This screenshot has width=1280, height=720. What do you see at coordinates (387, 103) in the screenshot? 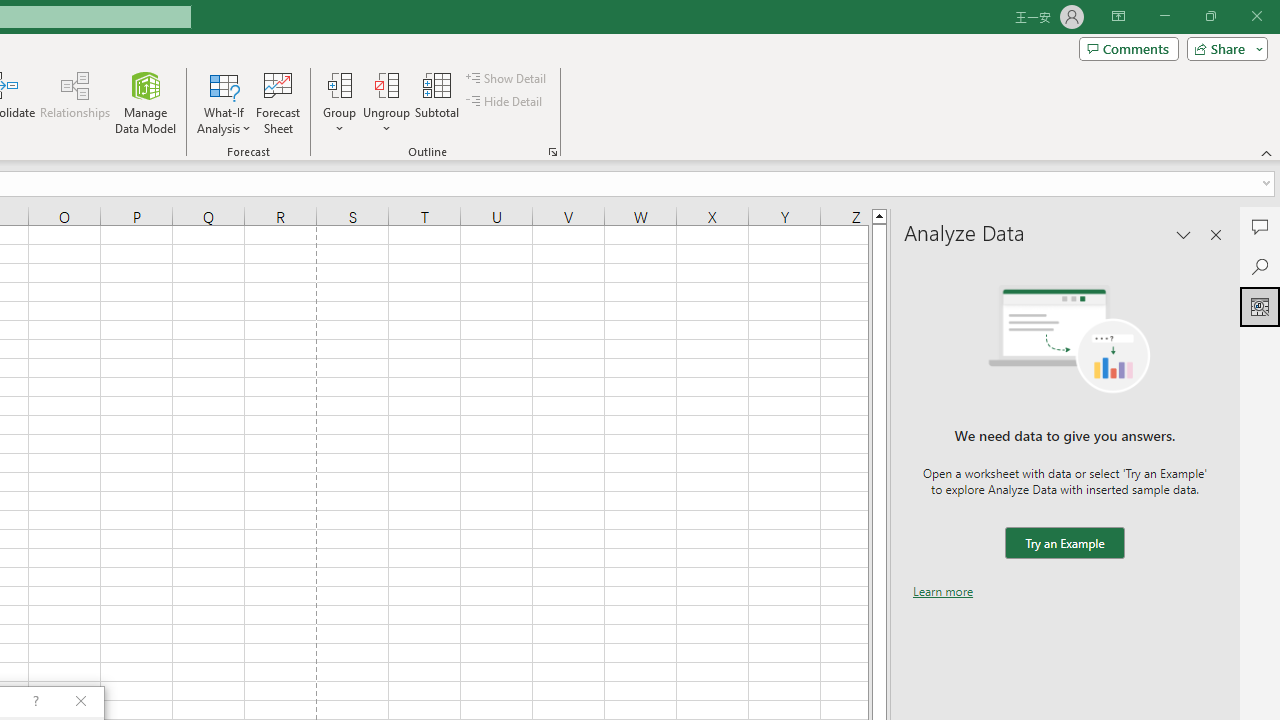
I see `'Ungroup...'` at bounding box center [387, 103].